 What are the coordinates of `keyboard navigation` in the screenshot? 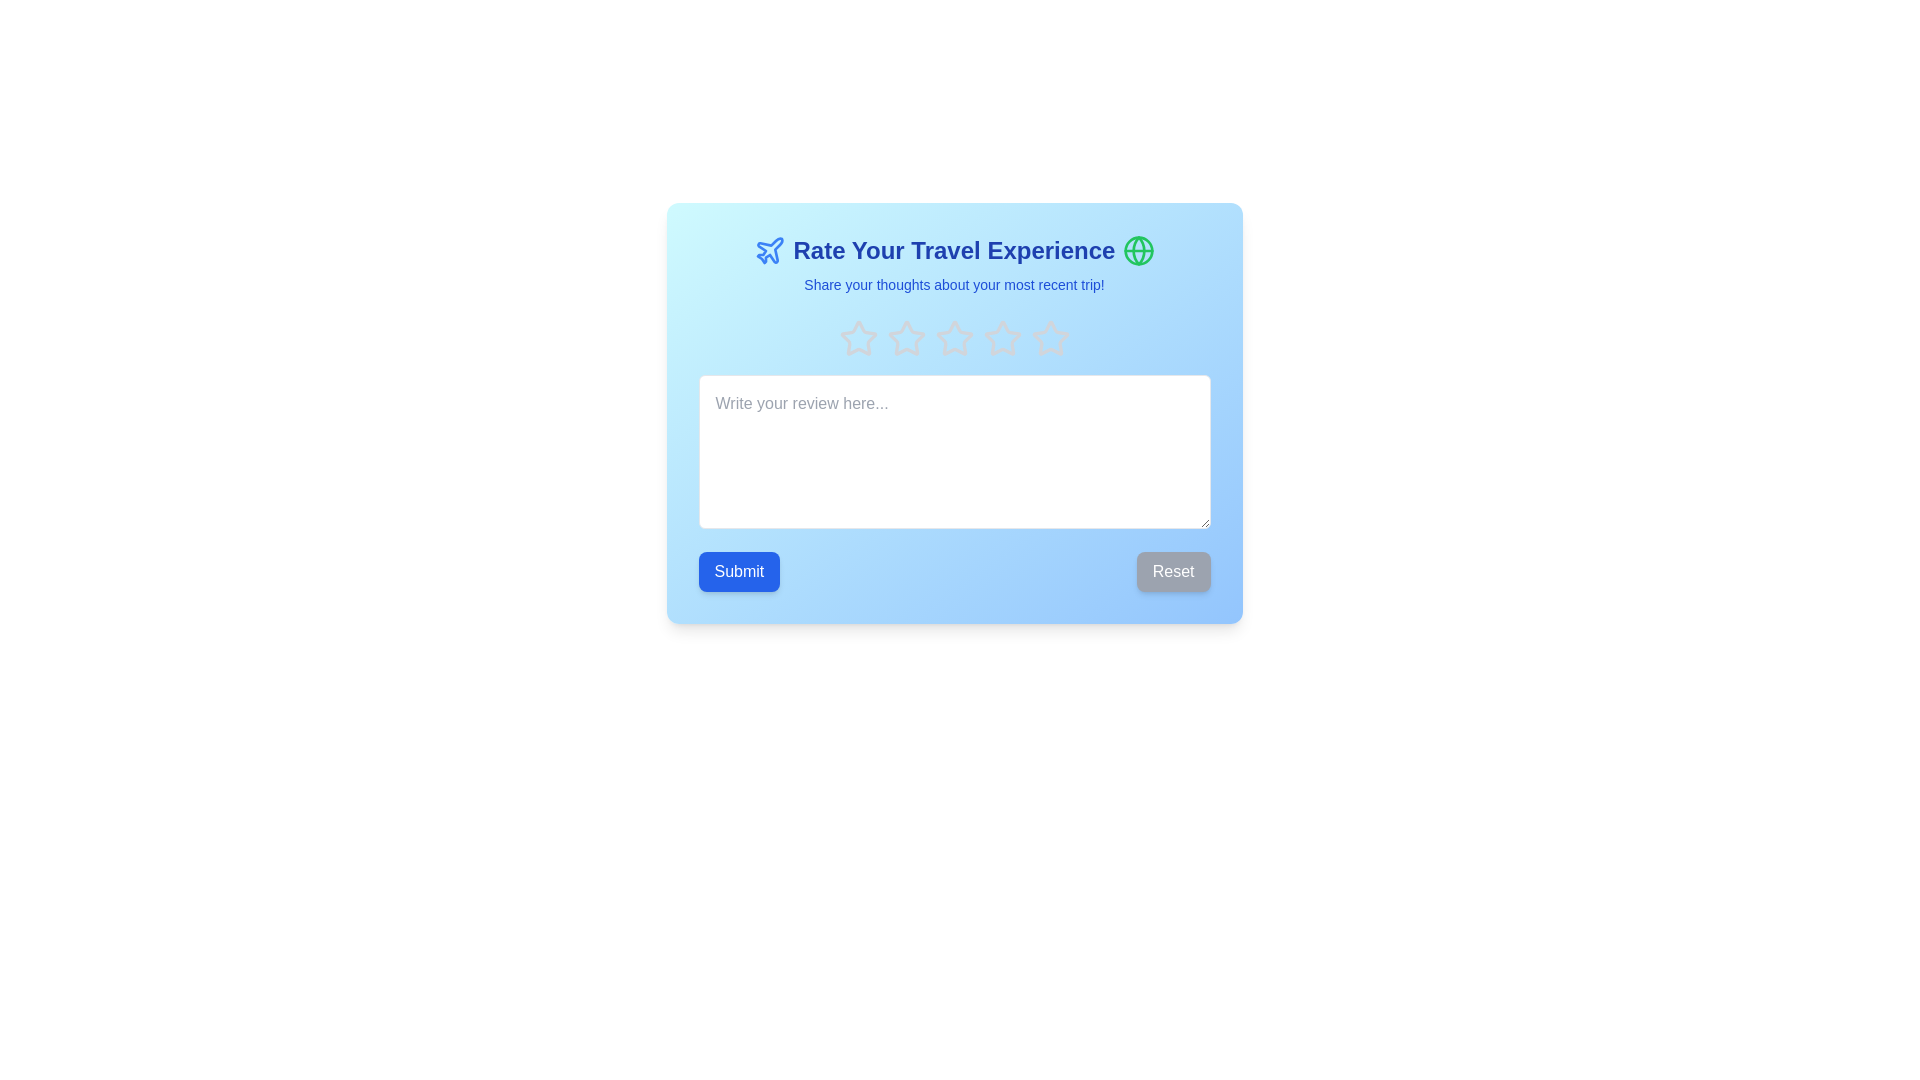 It's located at (858, 337).